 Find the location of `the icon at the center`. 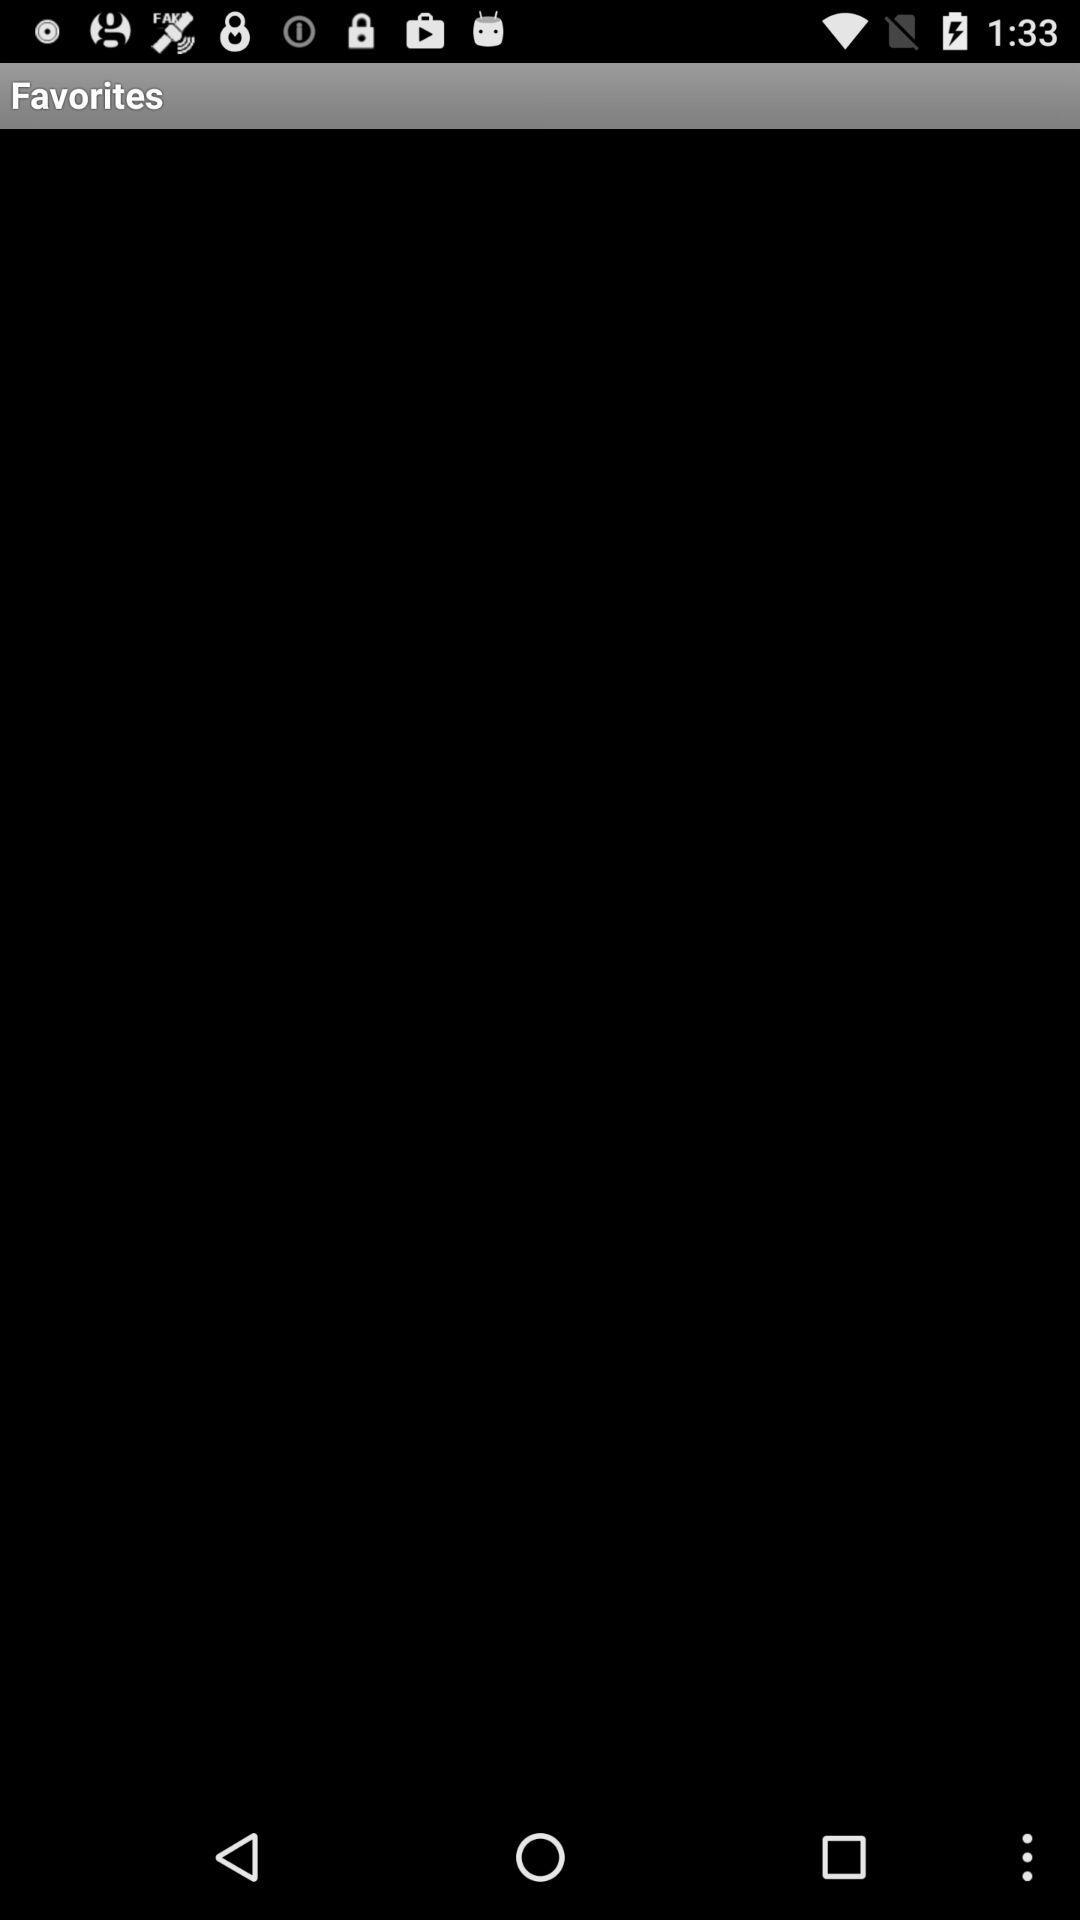

the icon at the center is located at coordinates (540, 961).